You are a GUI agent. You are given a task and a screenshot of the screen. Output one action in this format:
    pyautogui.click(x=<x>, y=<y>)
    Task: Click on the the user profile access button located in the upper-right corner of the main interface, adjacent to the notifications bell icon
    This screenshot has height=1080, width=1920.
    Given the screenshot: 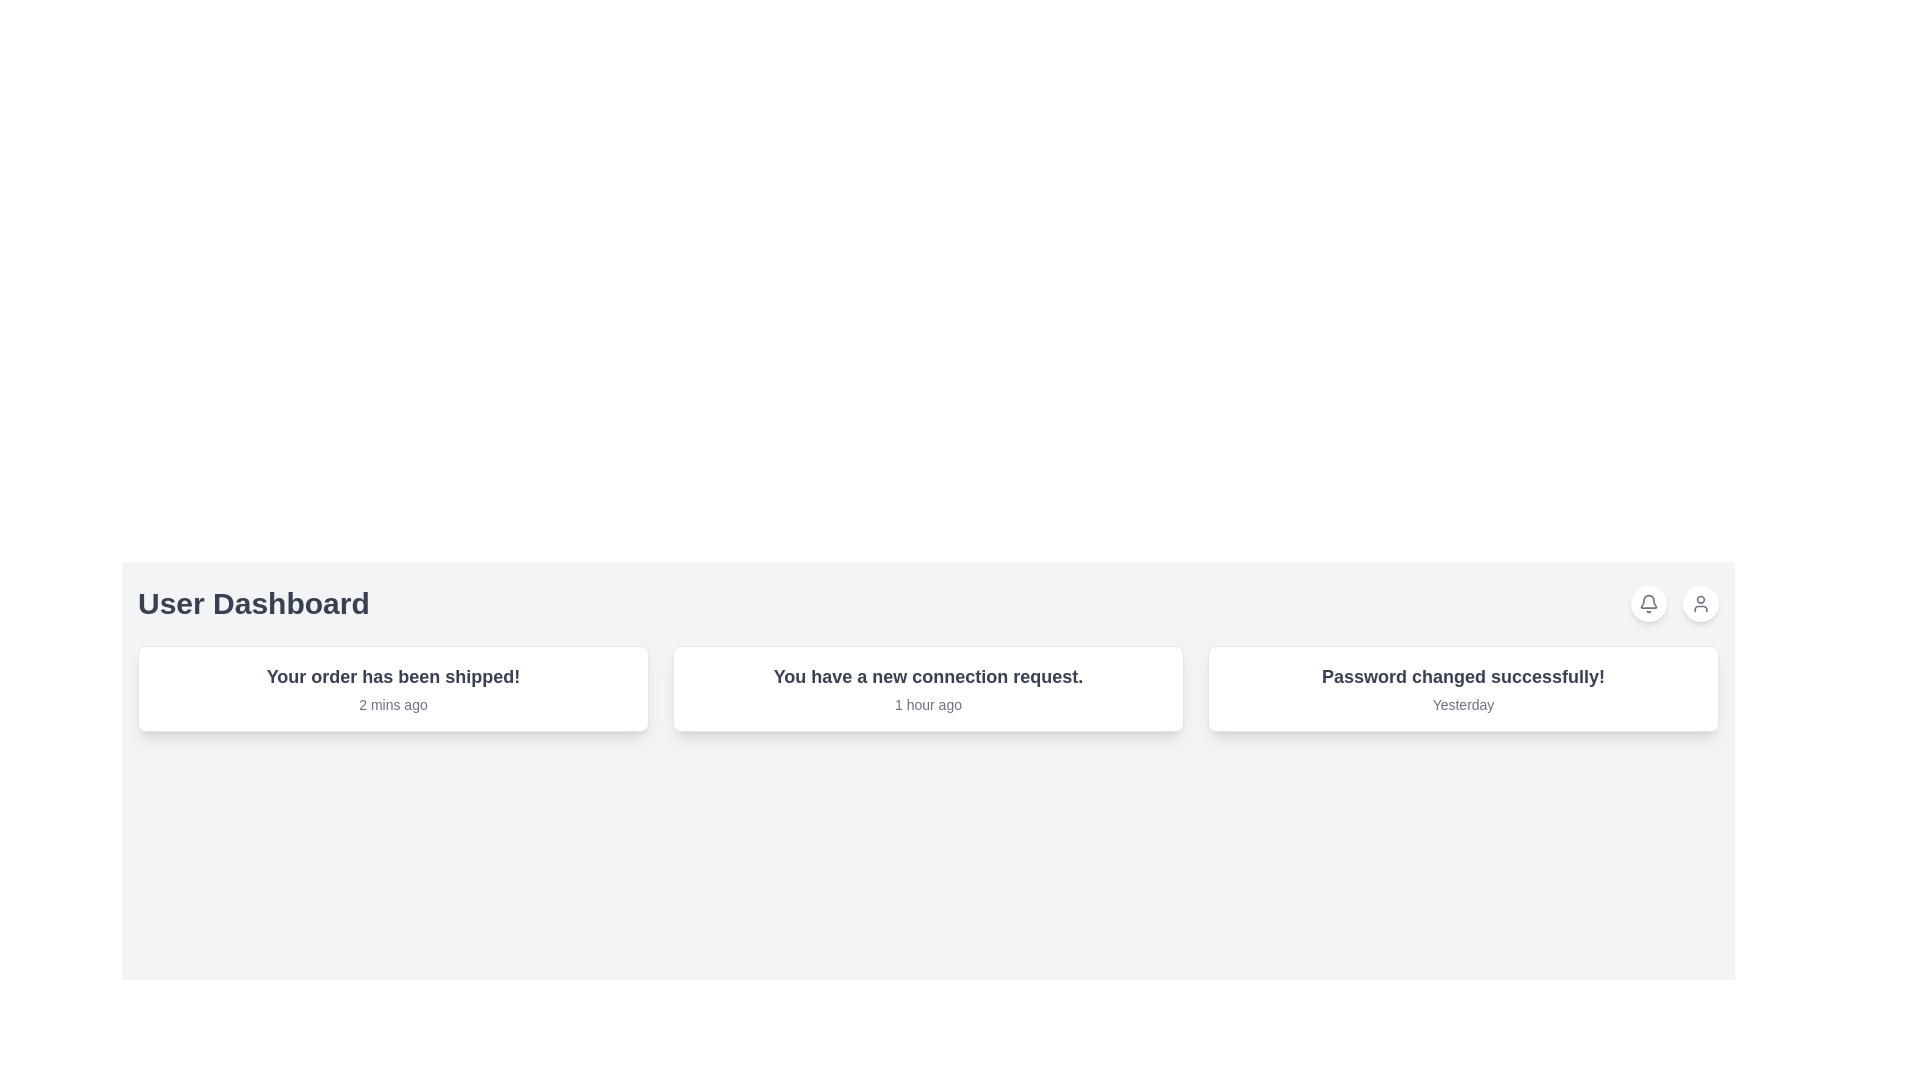 What is the action you would take?
    pyautogui.click(x=1699, y=603)
    